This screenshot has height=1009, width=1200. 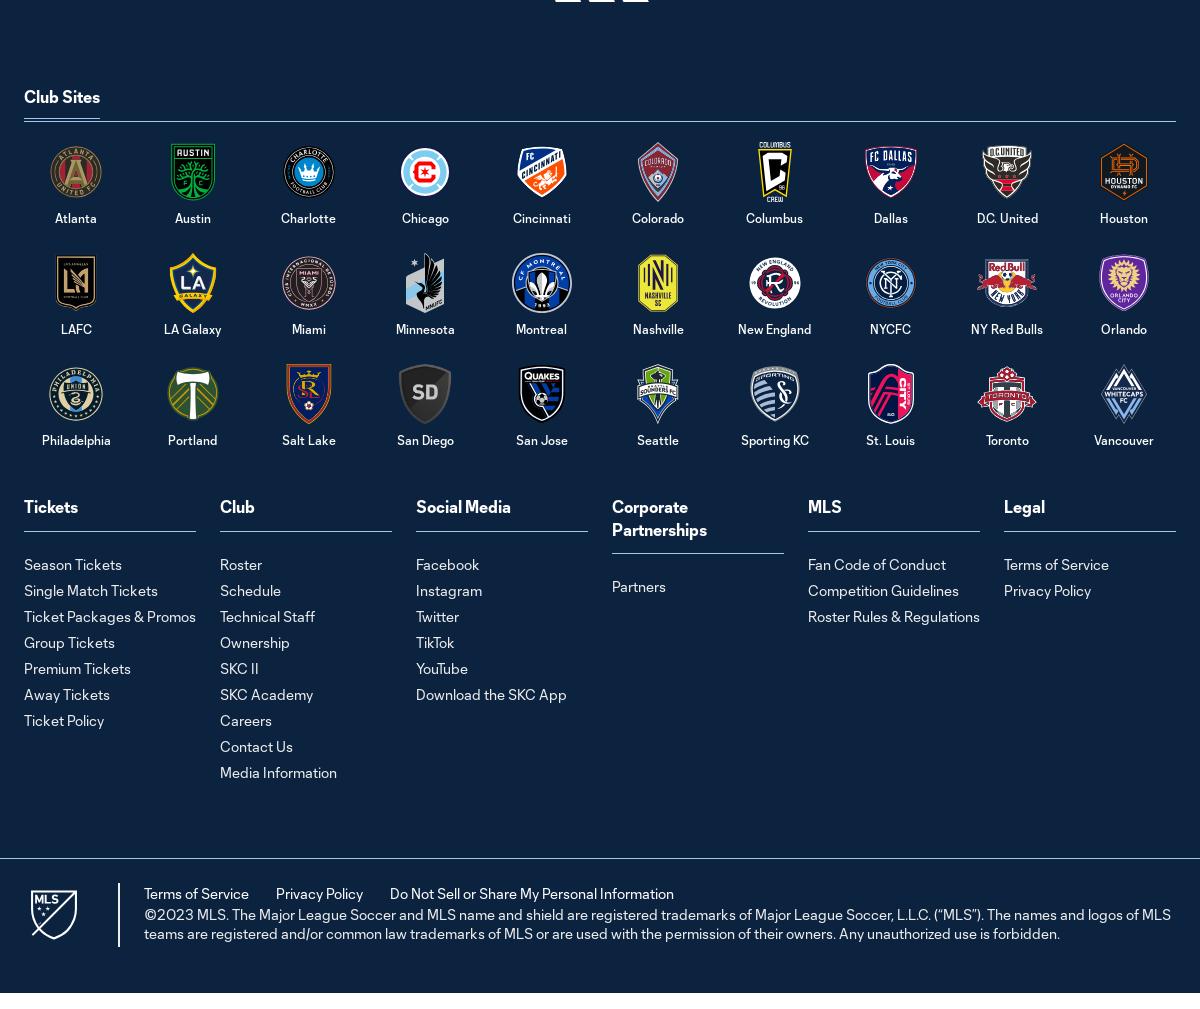 I want to click on 'Dallas', so click(x=889, y=217).